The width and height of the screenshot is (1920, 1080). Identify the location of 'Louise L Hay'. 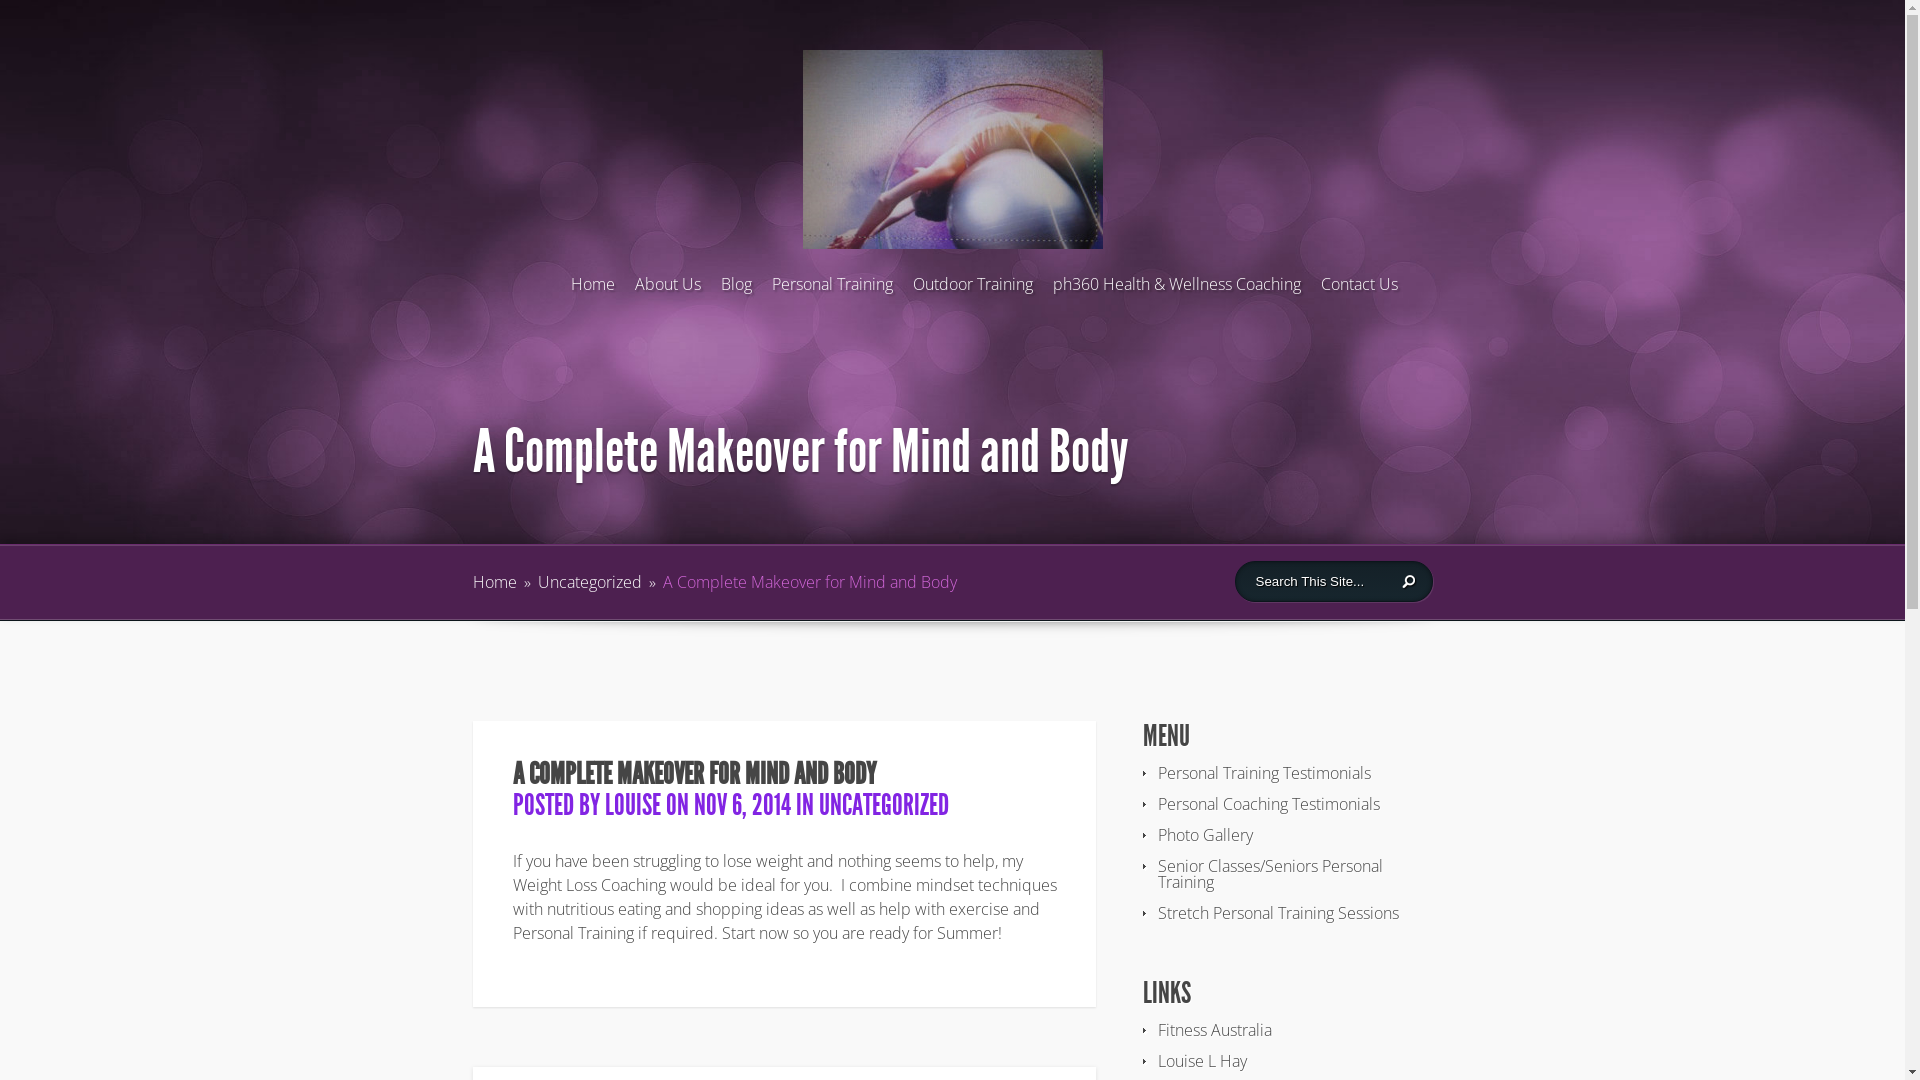
(1201, 1059).